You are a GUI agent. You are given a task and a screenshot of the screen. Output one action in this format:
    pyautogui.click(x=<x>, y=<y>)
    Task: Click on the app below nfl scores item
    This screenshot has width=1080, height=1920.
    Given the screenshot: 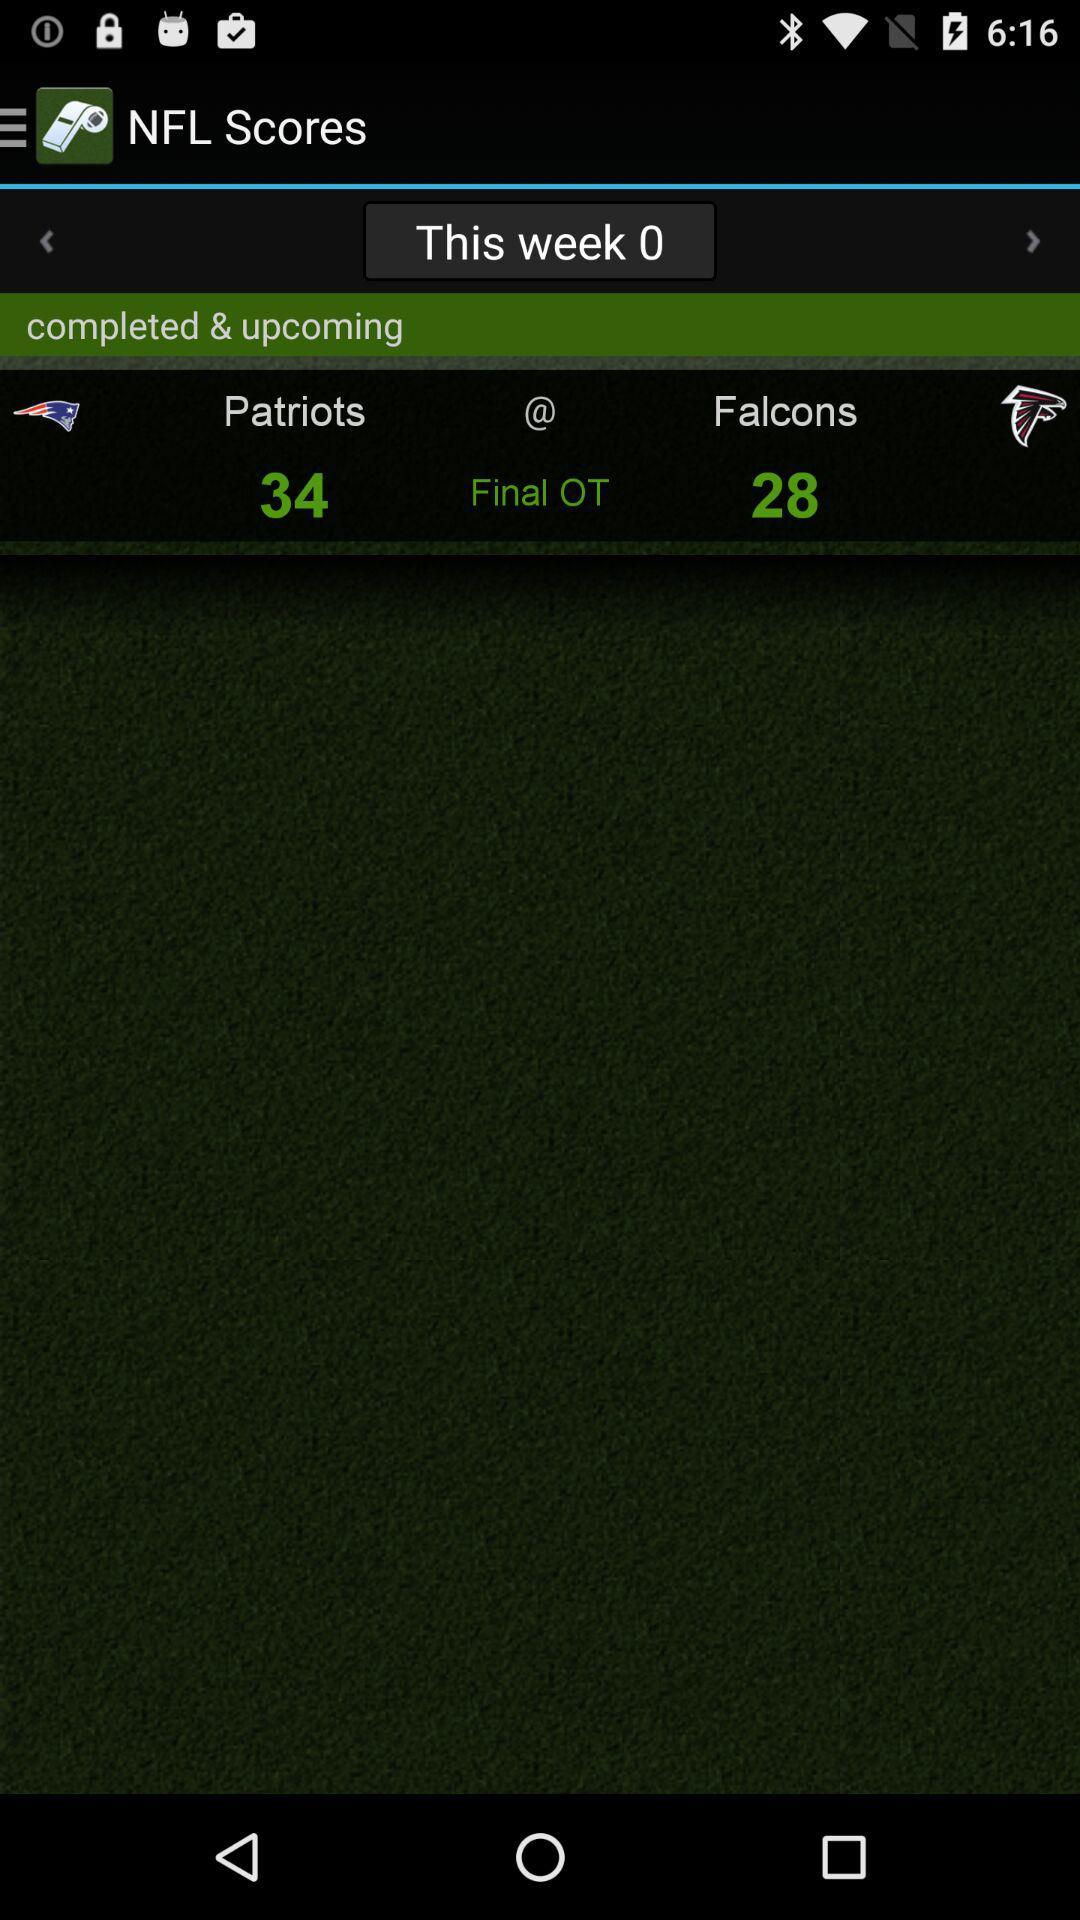 What is the action you would take?
    pyautogui.click(x=540, y=240)
    